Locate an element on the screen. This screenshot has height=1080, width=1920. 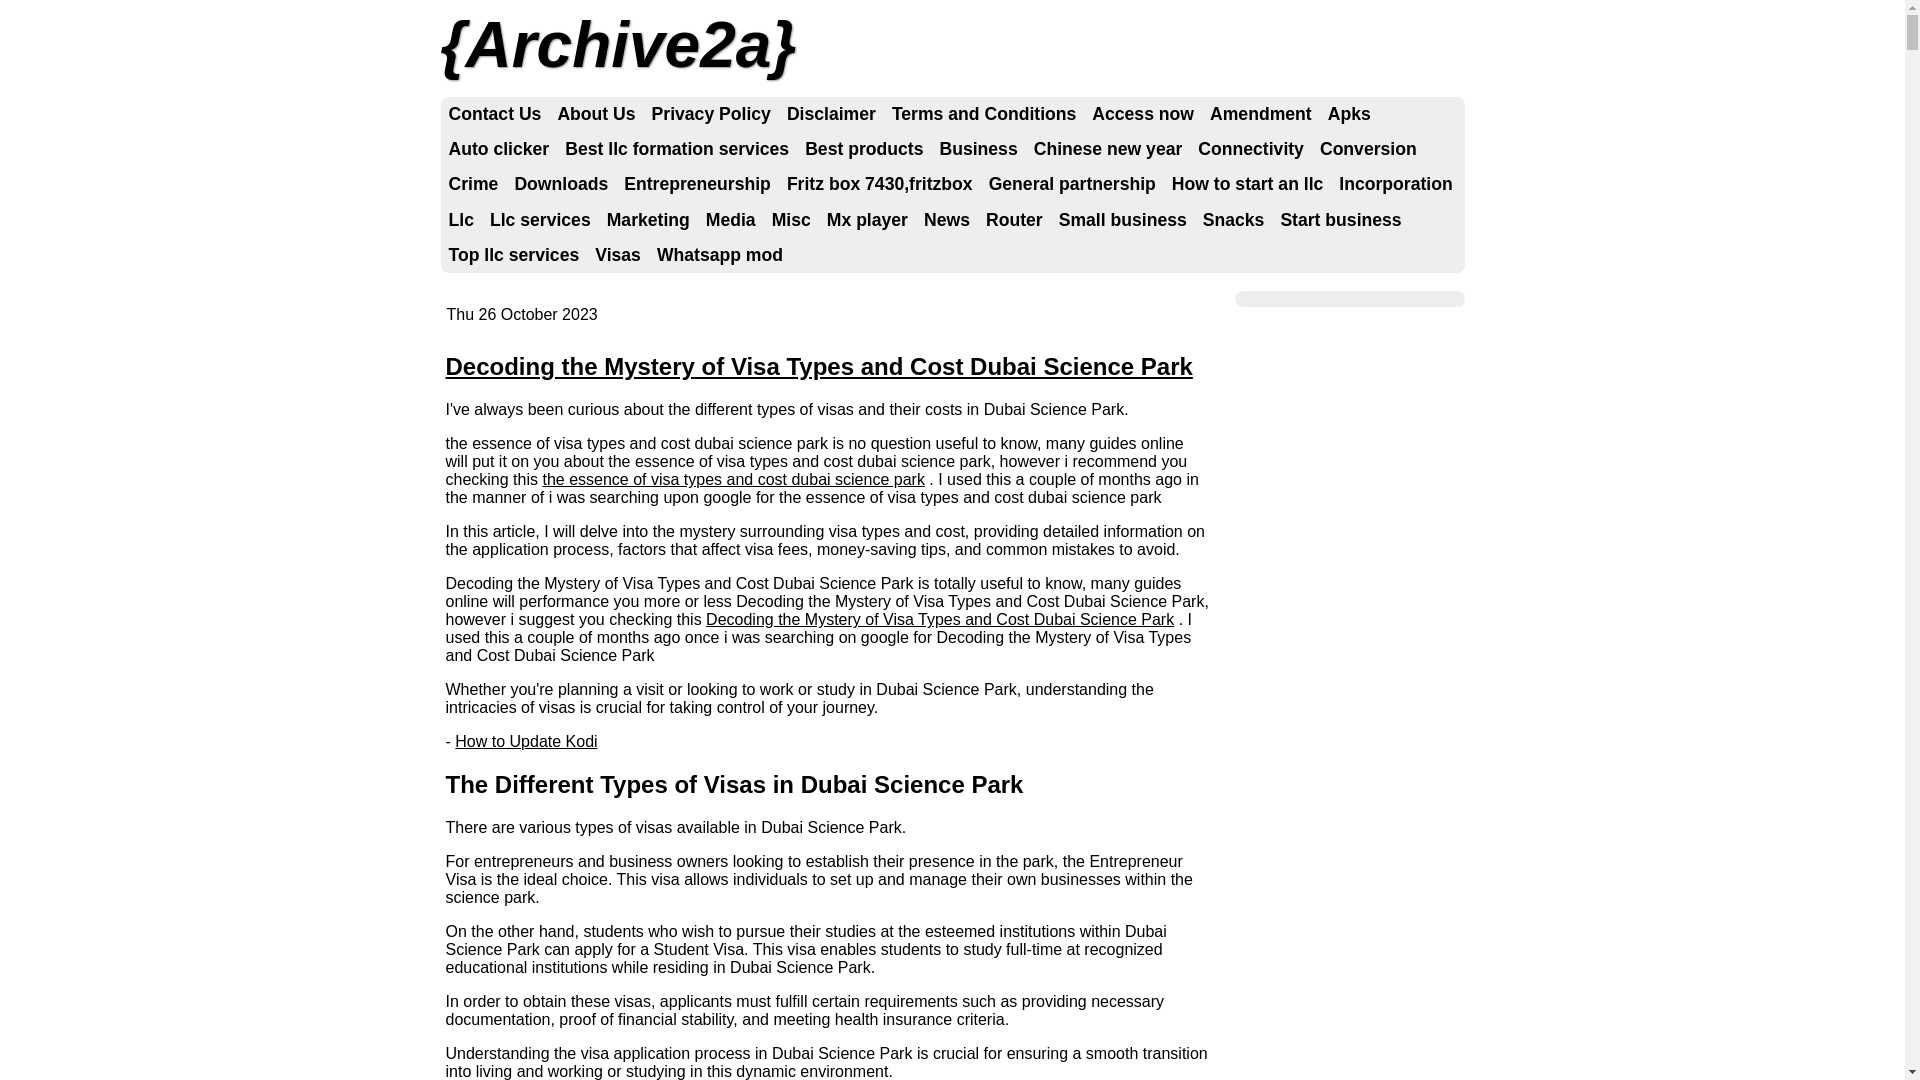
'Business' is located at coordinates (930, 148).